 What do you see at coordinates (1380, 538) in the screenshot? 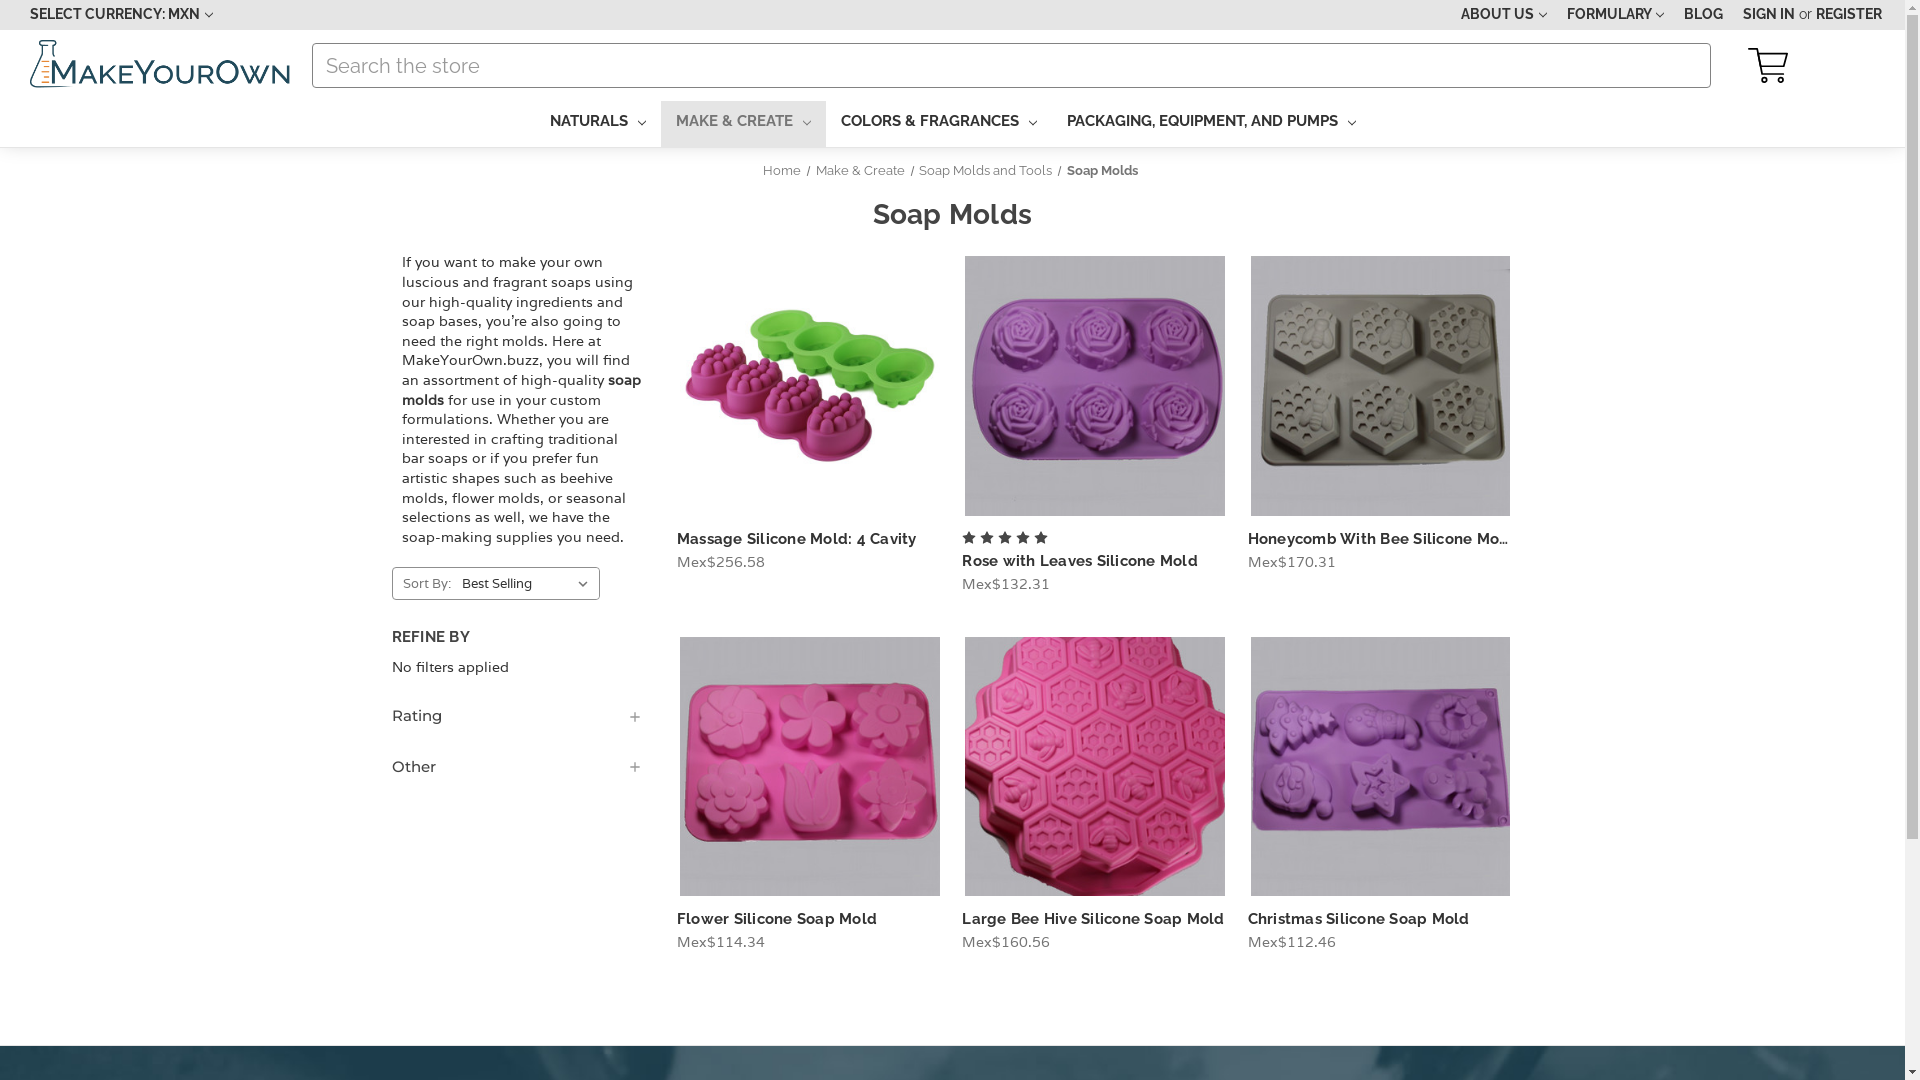
I see `'Honeycomb With Bee Silicone Mold'` at bounding box center [1380, 538].